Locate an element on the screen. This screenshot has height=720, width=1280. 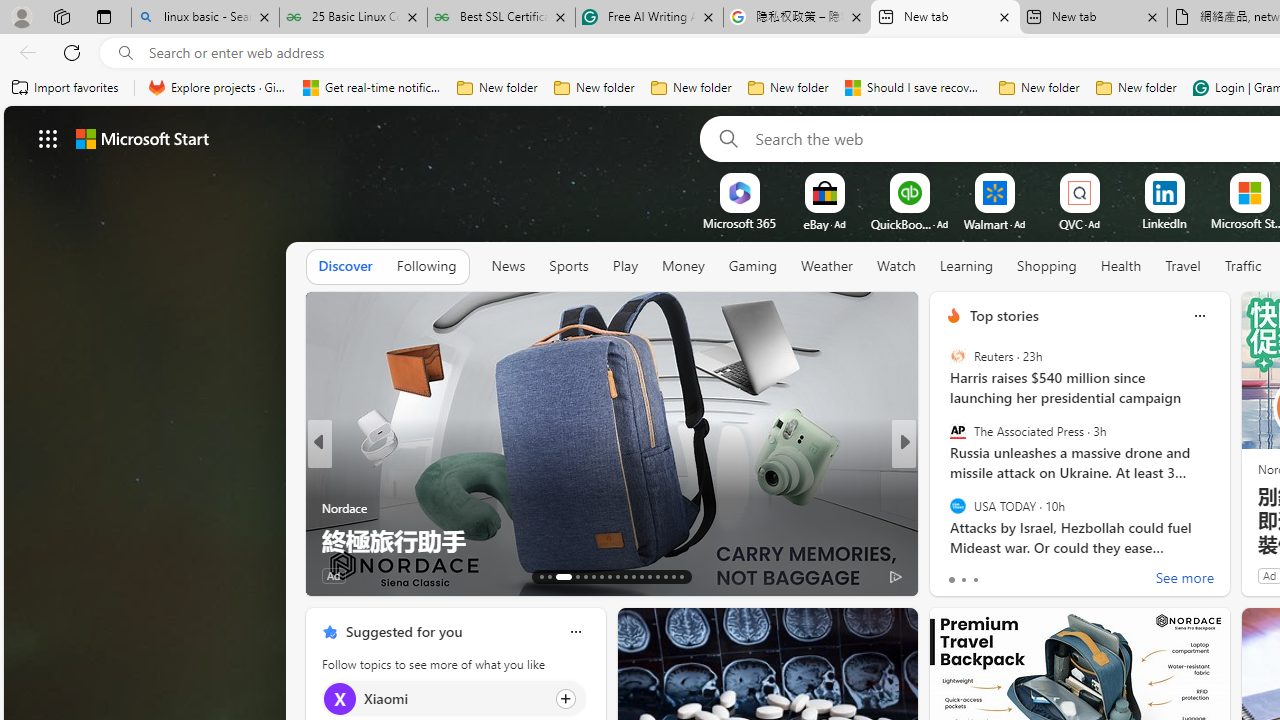
'219 Like' is located at coordinates (958, 575).